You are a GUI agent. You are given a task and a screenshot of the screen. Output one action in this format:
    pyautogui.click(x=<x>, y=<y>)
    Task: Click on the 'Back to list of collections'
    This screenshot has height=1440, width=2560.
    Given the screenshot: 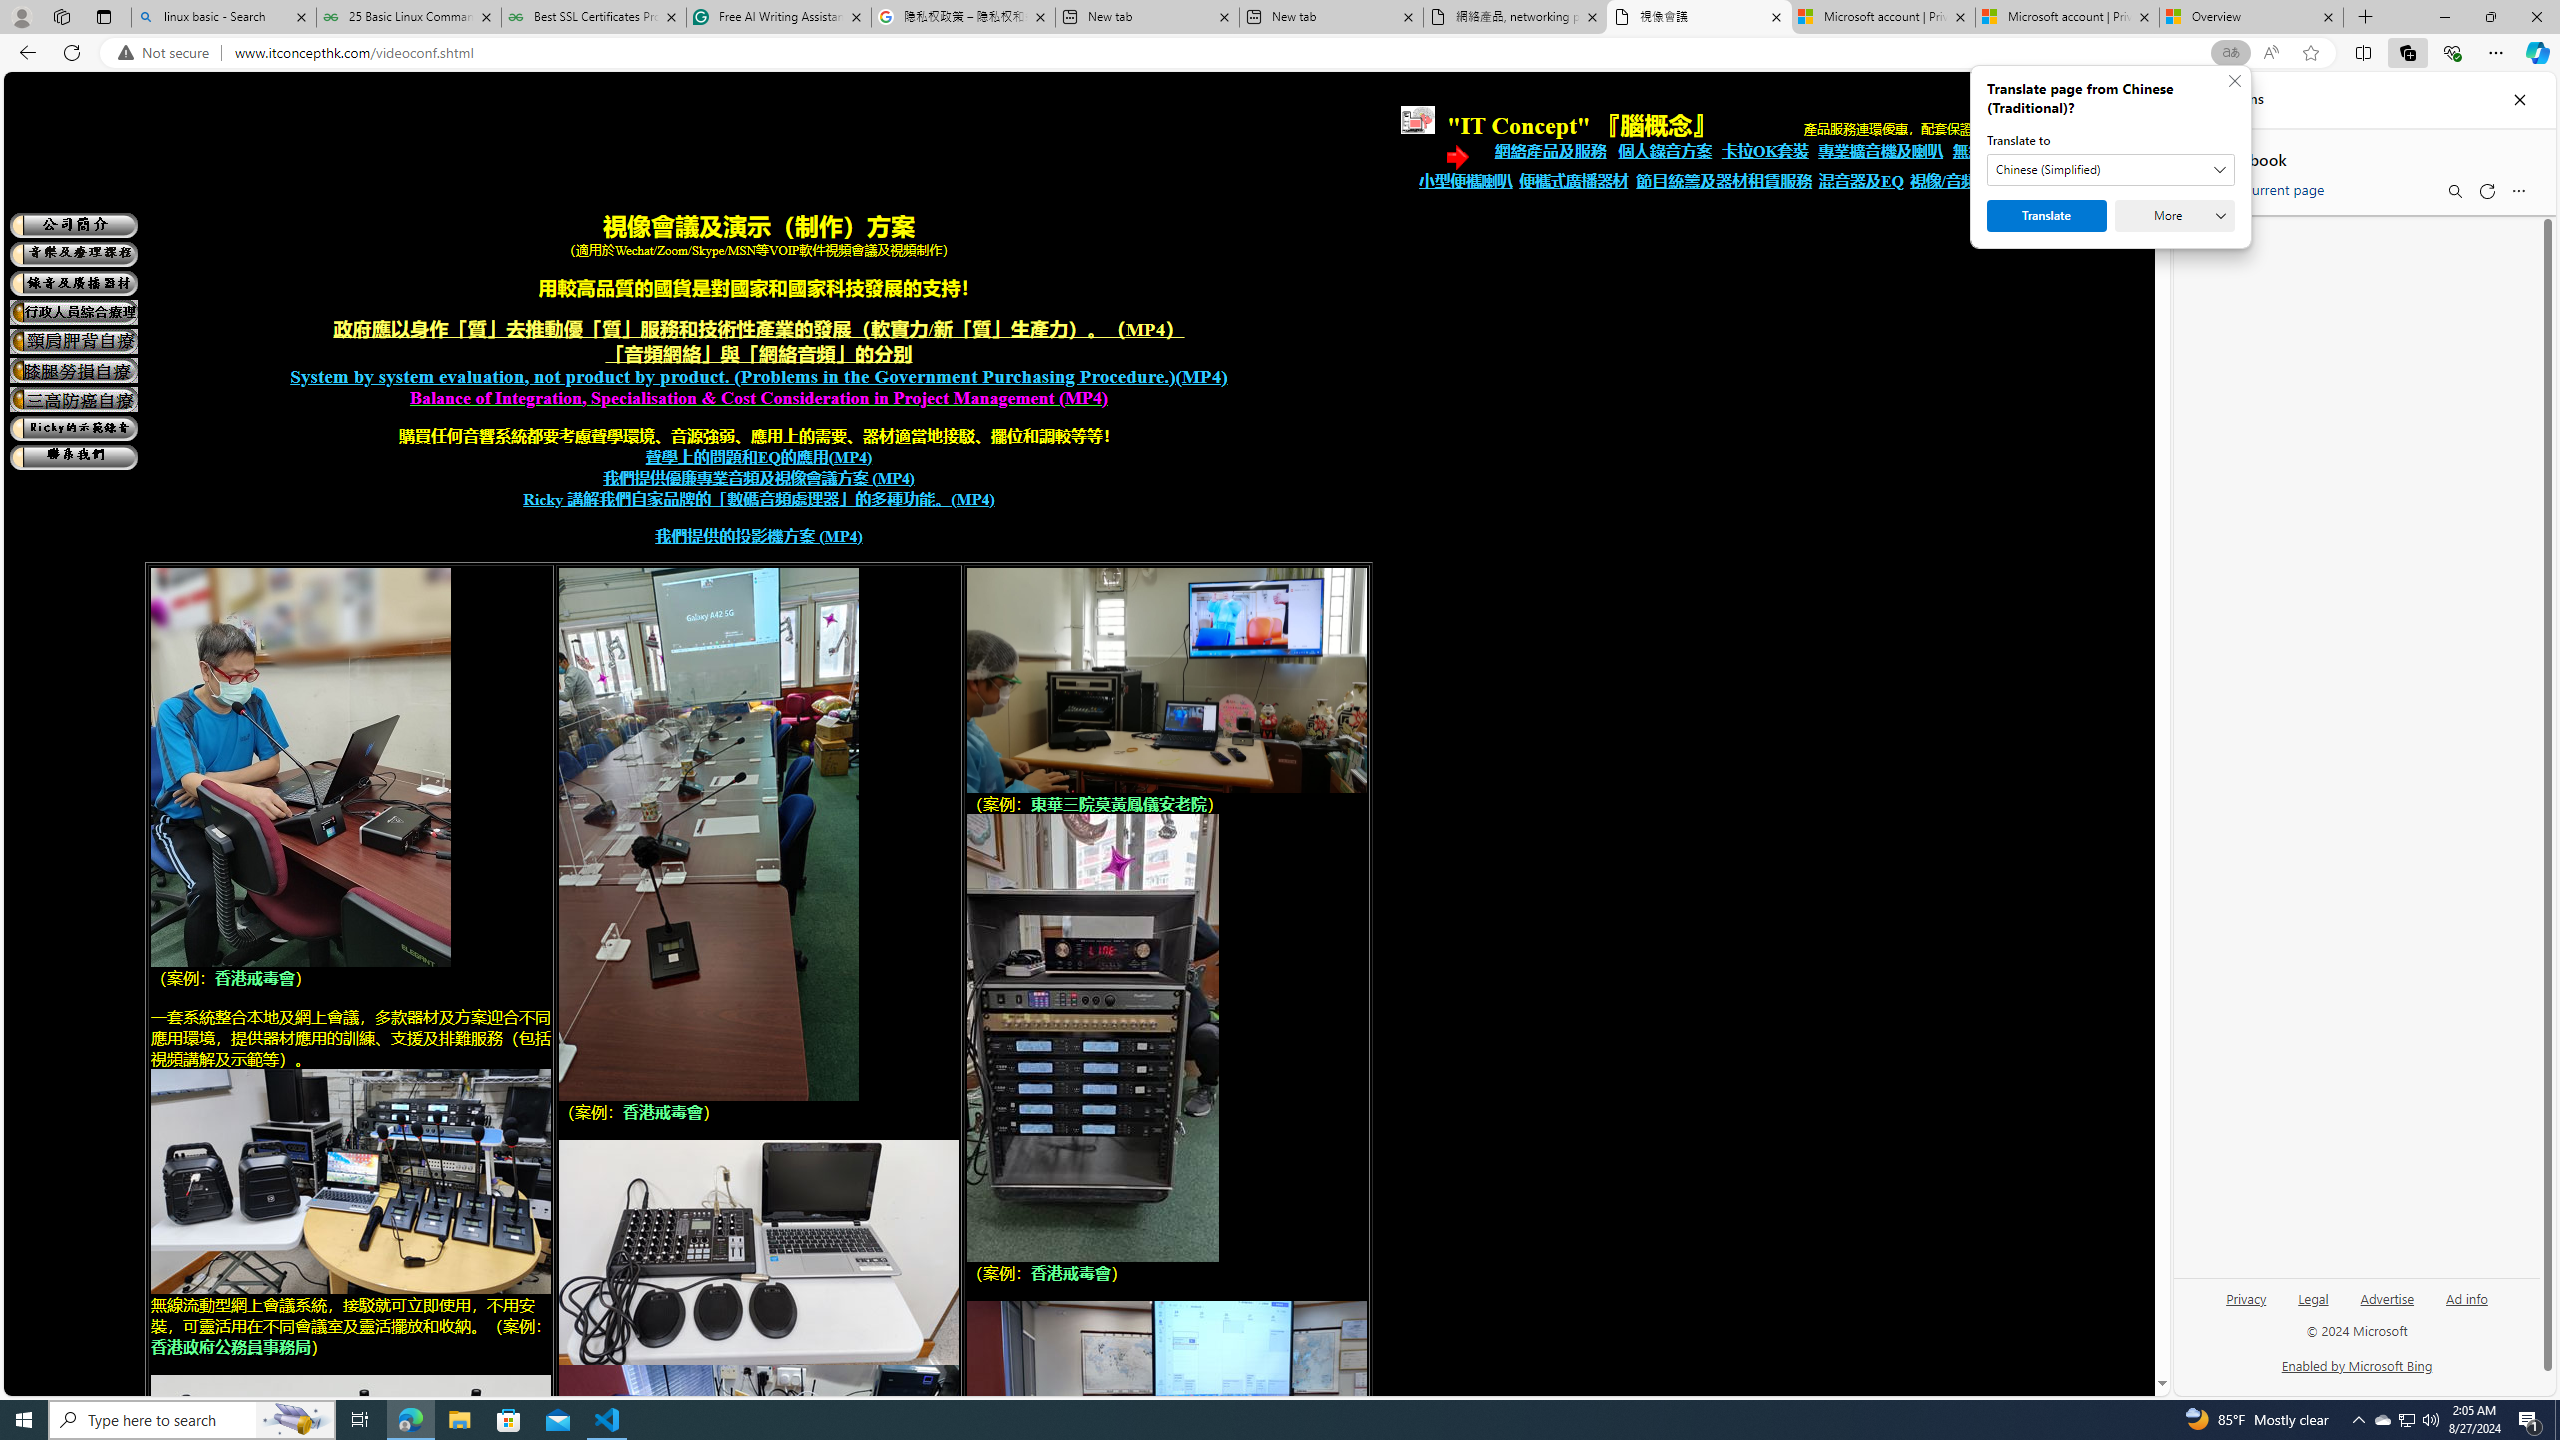 What is the action you would take?
    pyautogui.click(x=2198, y=158)
    